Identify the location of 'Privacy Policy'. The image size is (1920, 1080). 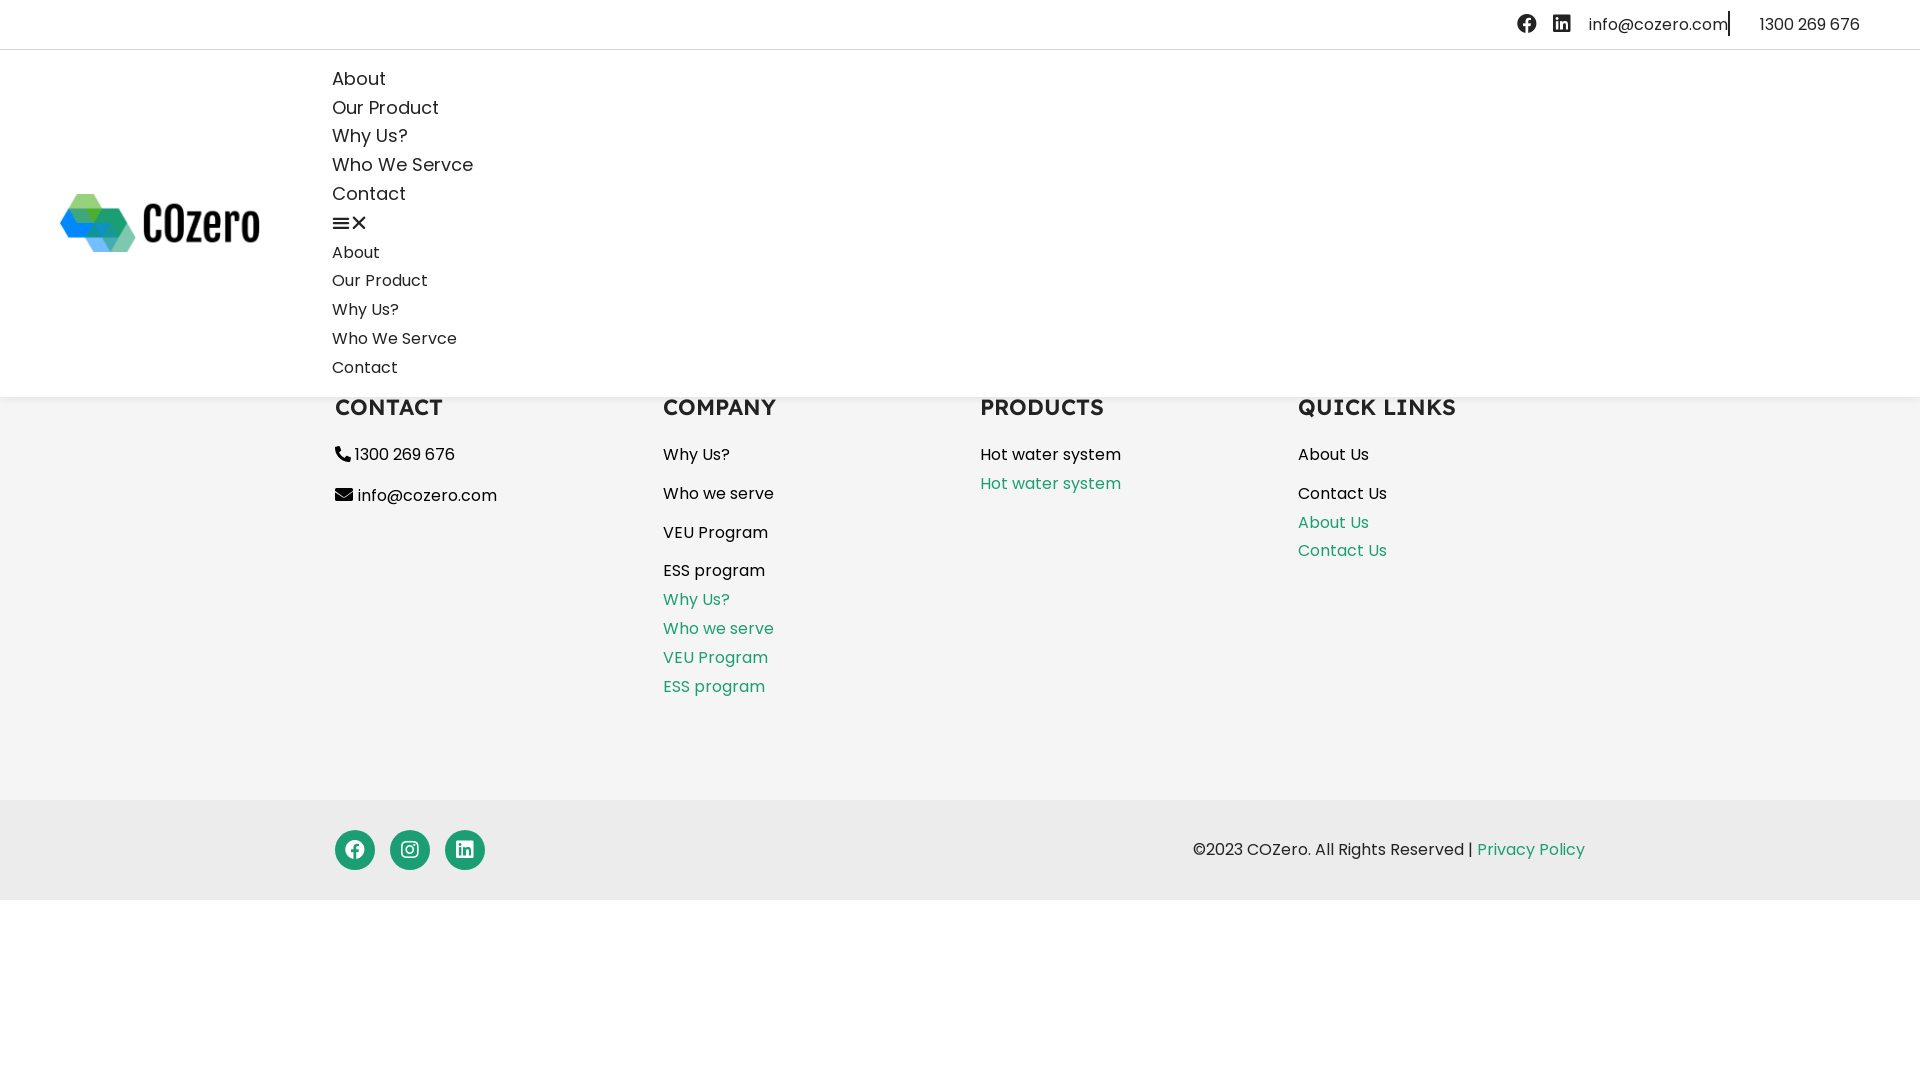
(1530, 849).